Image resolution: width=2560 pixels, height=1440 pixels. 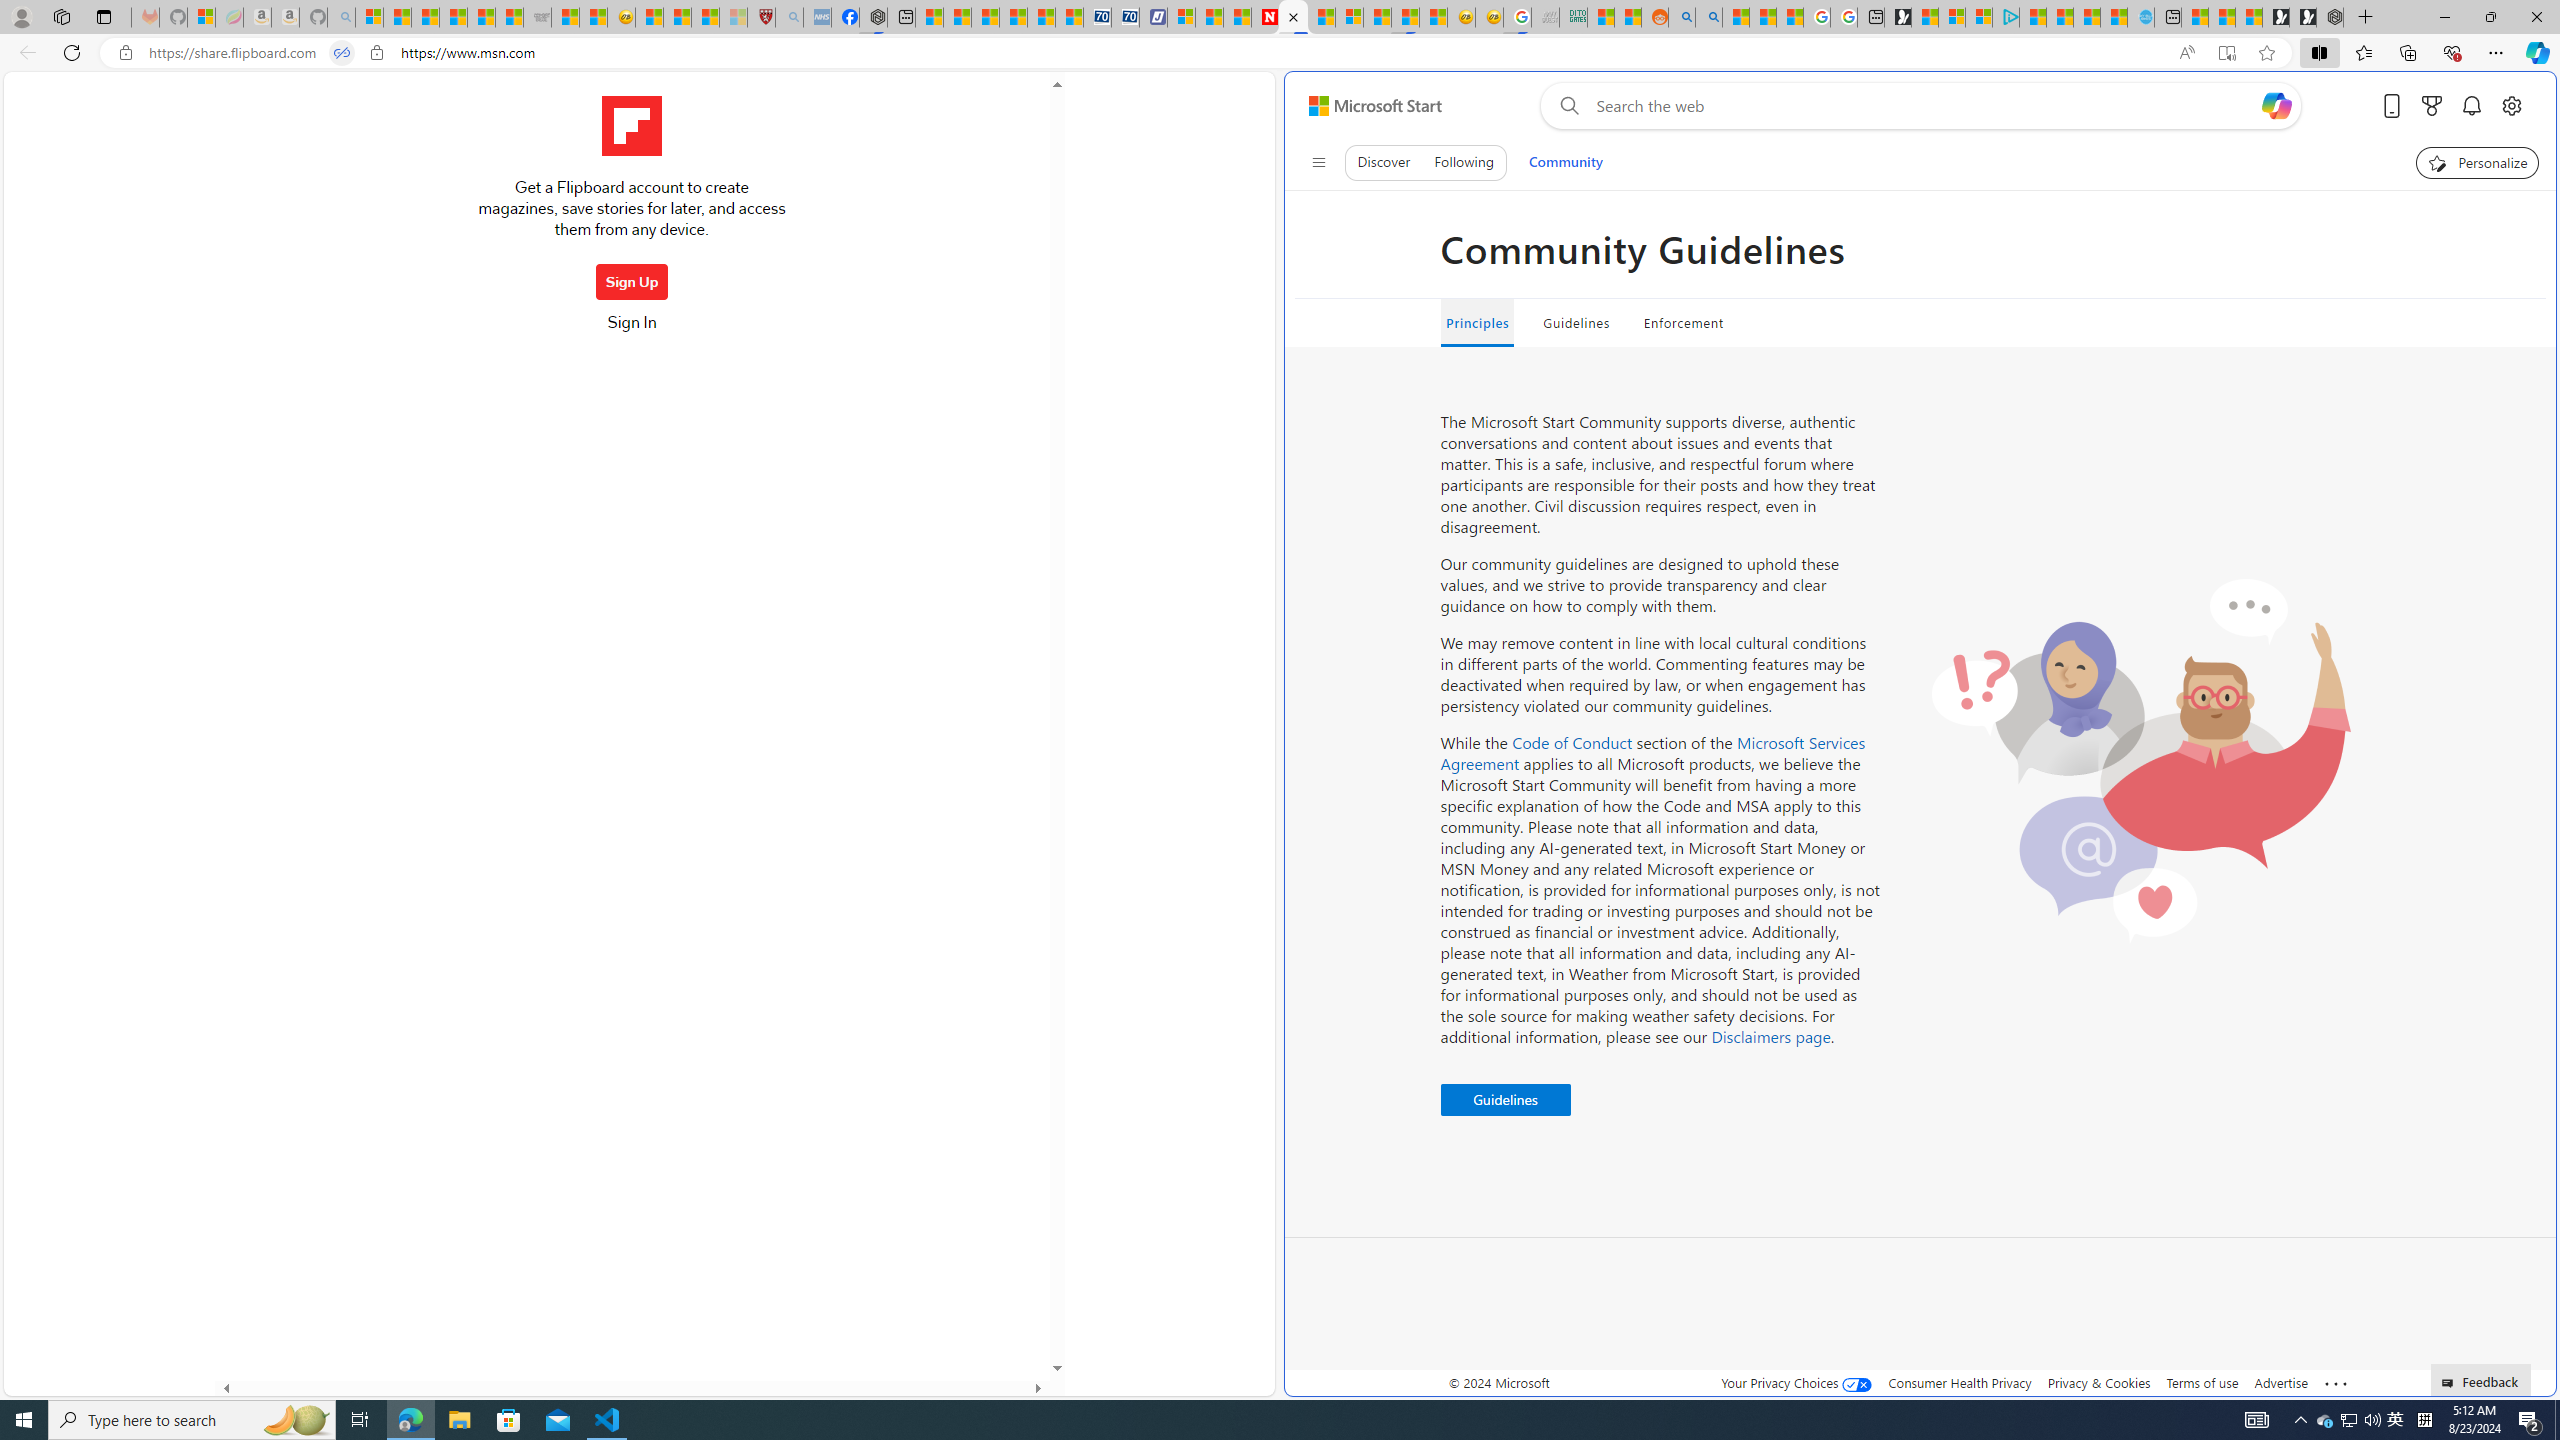 What do you see at coordinates (1797, 1382) in the screenshot?
I see `'Your Privacy Choices'` at bounding box center [1797, 1382].